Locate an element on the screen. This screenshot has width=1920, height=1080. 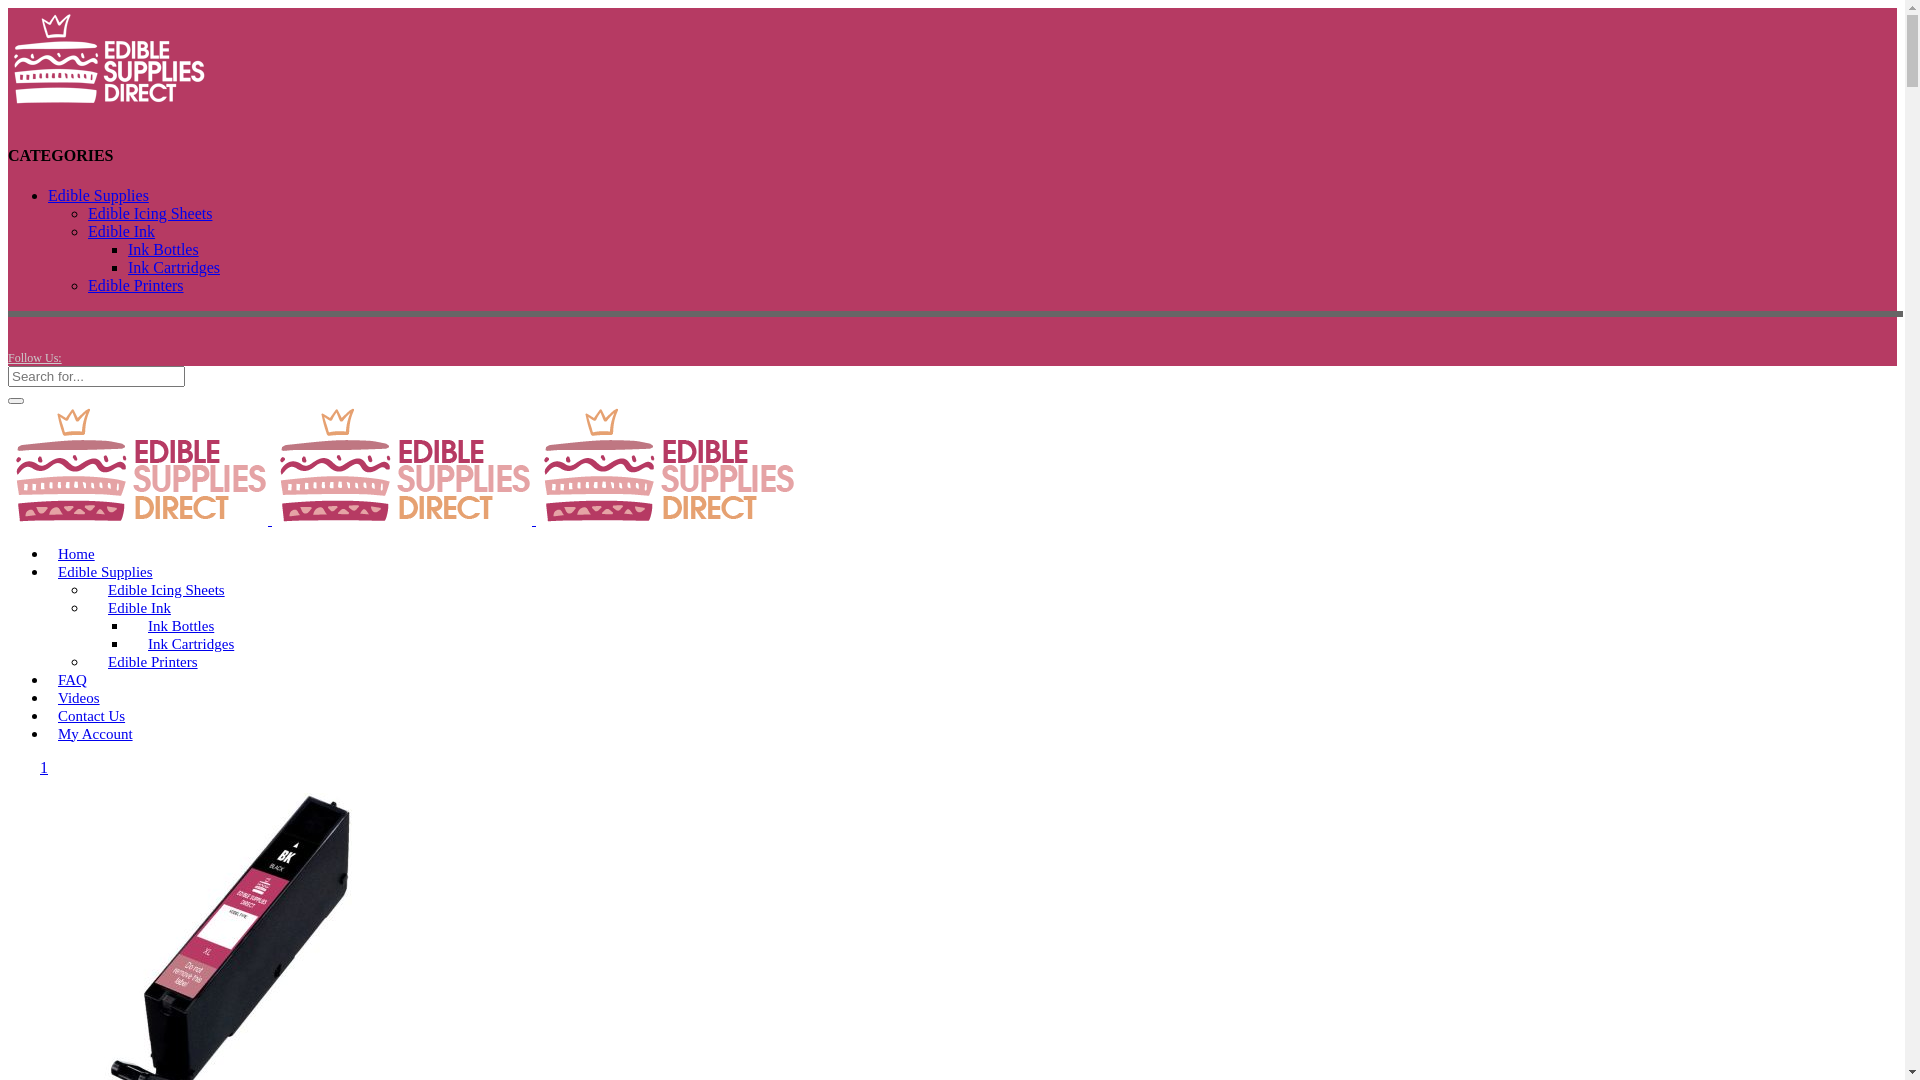
'Contact Us' is located at coordinates (48, 715).